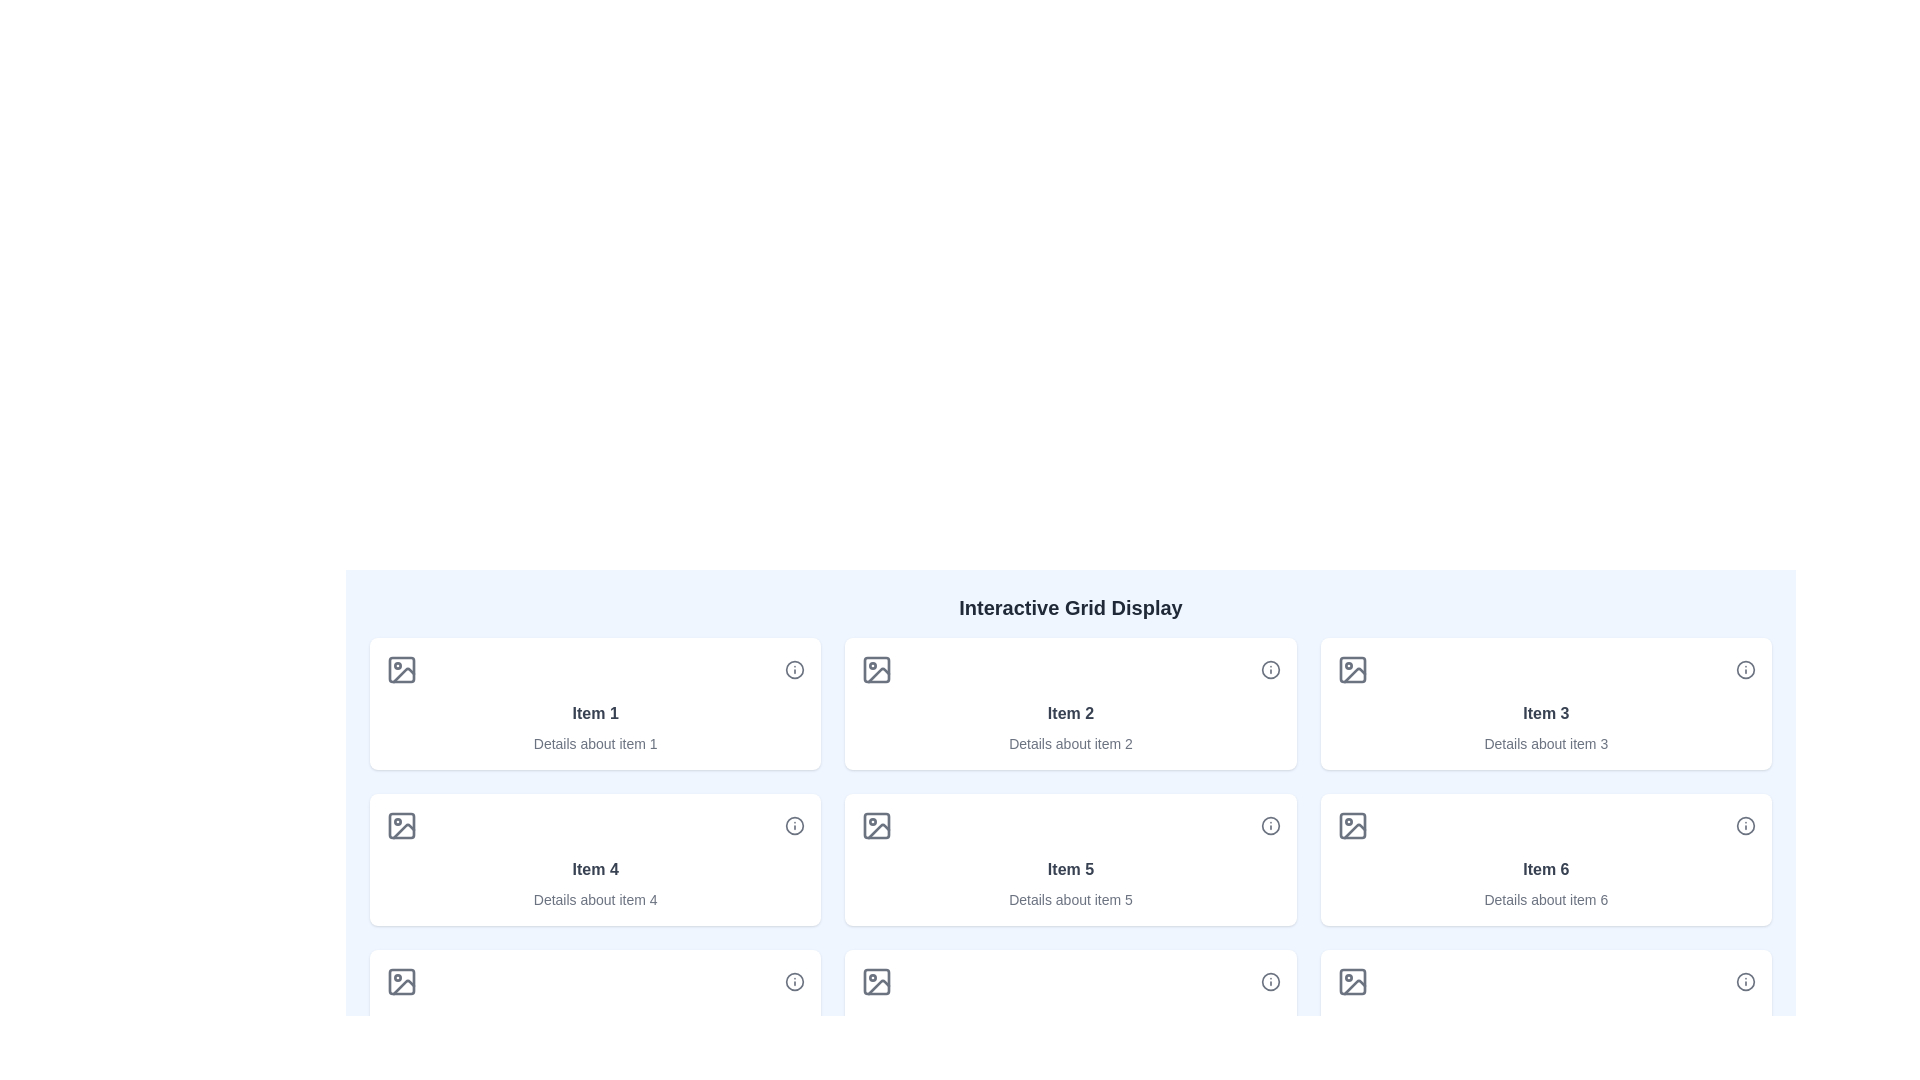 The width and height of the screenshot is (1920, 1080). Describe the element at coordinates (877, 825) in the screenshot. I see `the stylized image thumbnail icon with a magnifying glass overlay located in the grid at position 'Item 5' in the second row and third column` at that location.